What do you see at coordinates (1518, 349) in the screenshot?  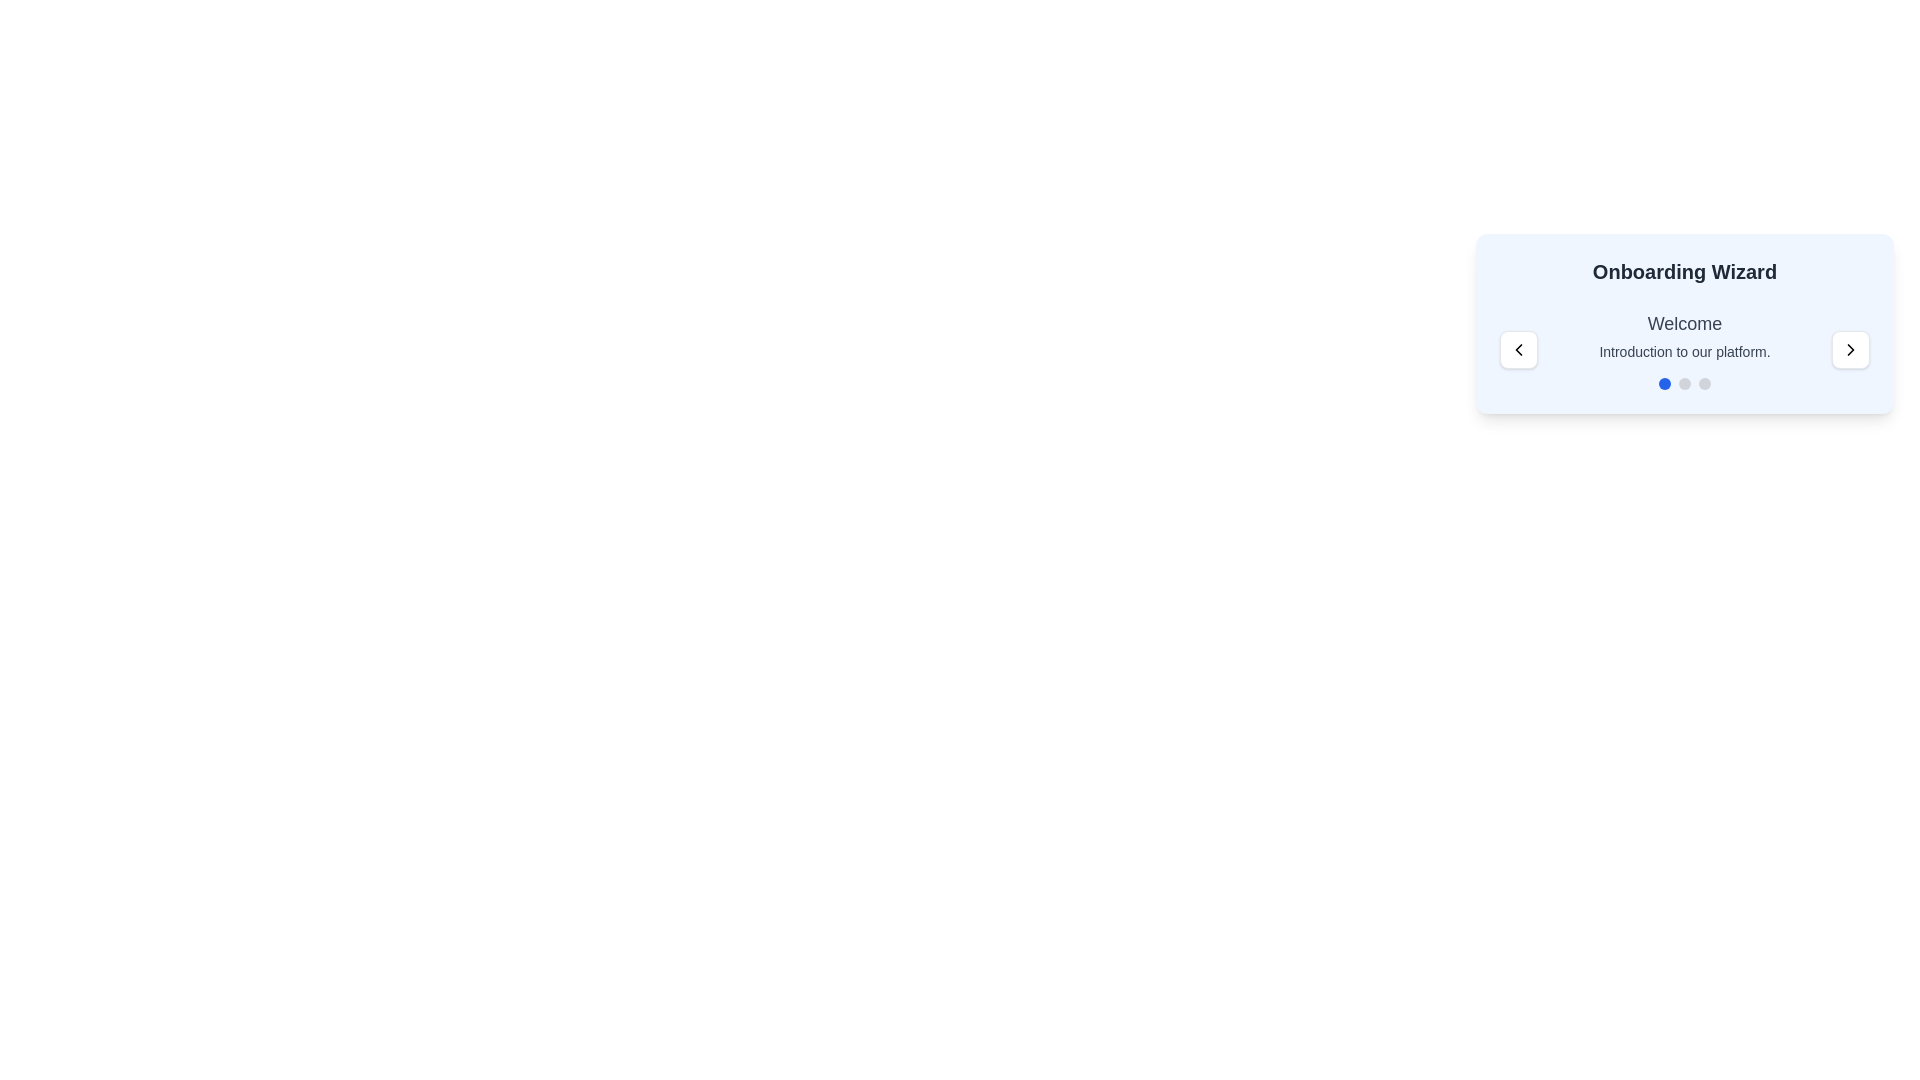 I see `the left-facing chevron button, which is a small rectangular button with rounded corners located to the left of the 'Welcome' header` at bounding box center [1518, 349].